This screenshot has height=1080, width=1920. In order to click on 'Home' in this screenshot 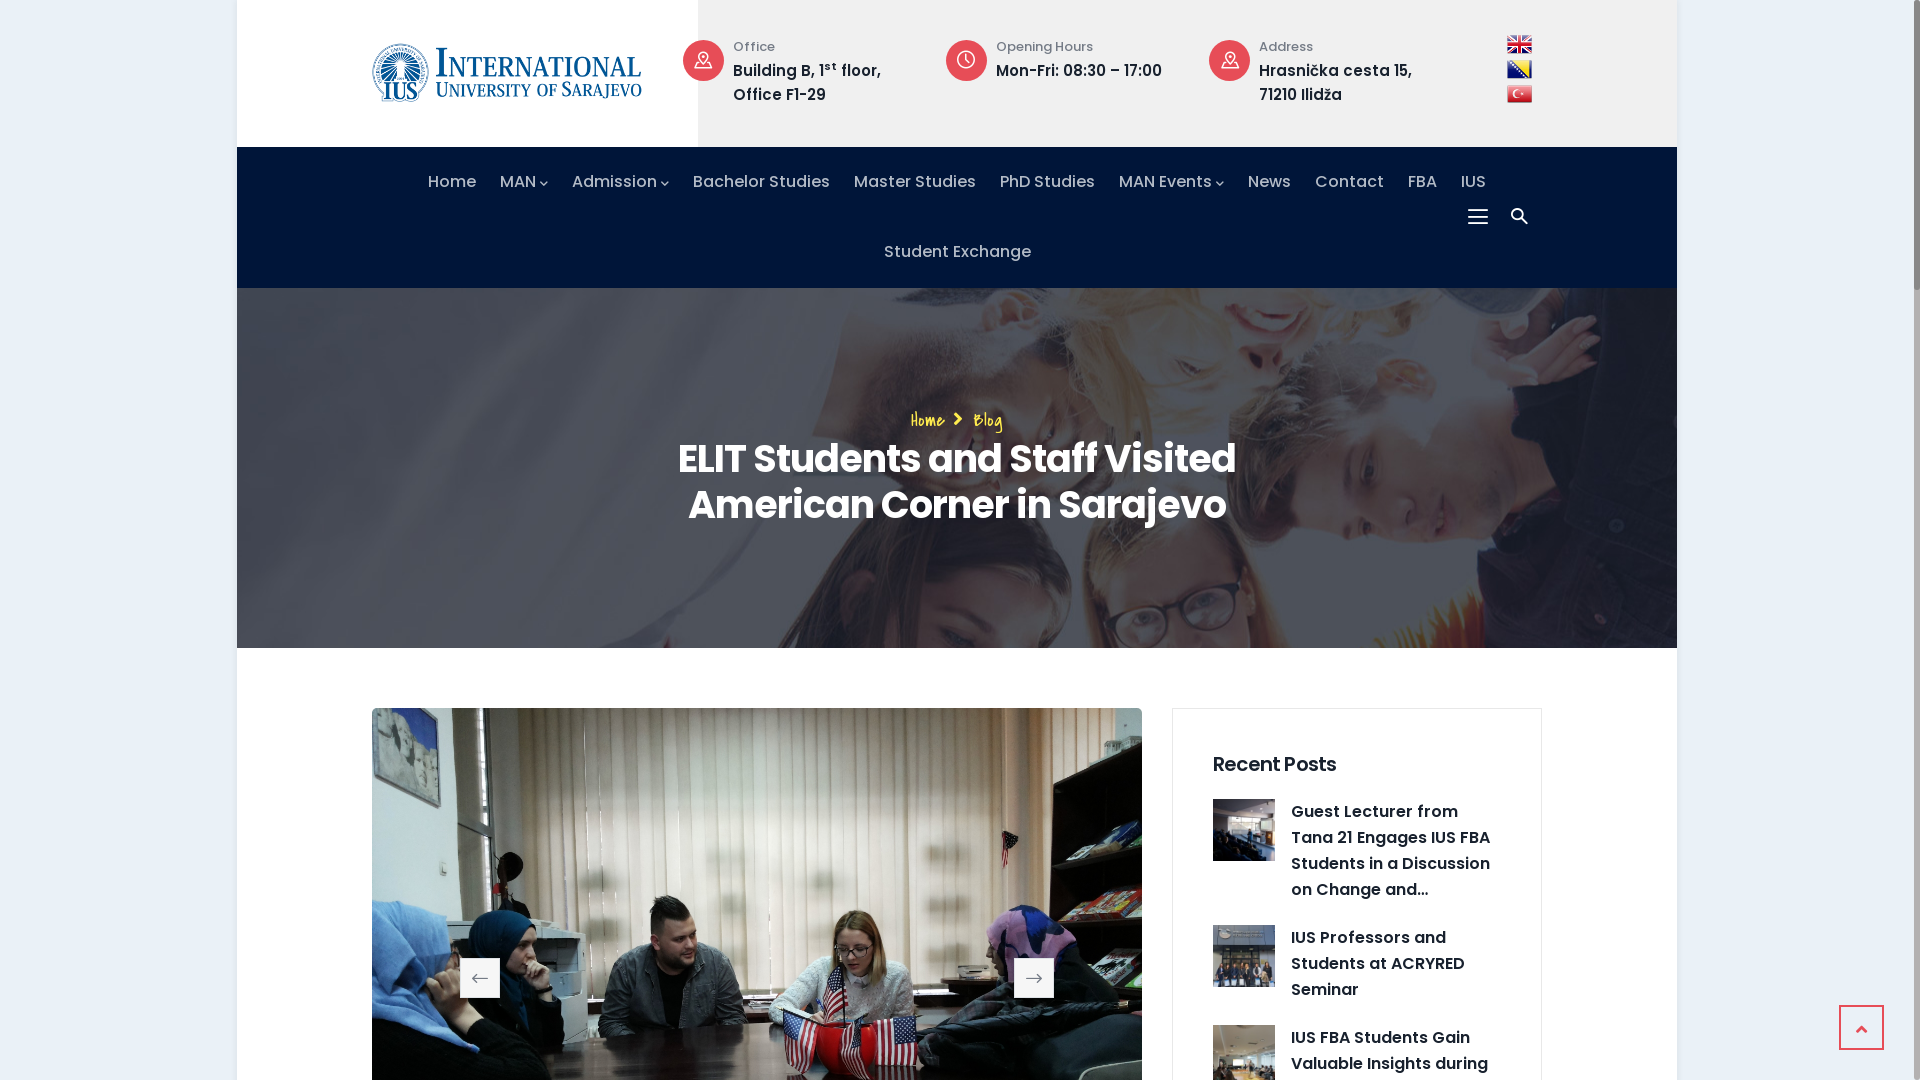, I will do `click(926, 419)`.